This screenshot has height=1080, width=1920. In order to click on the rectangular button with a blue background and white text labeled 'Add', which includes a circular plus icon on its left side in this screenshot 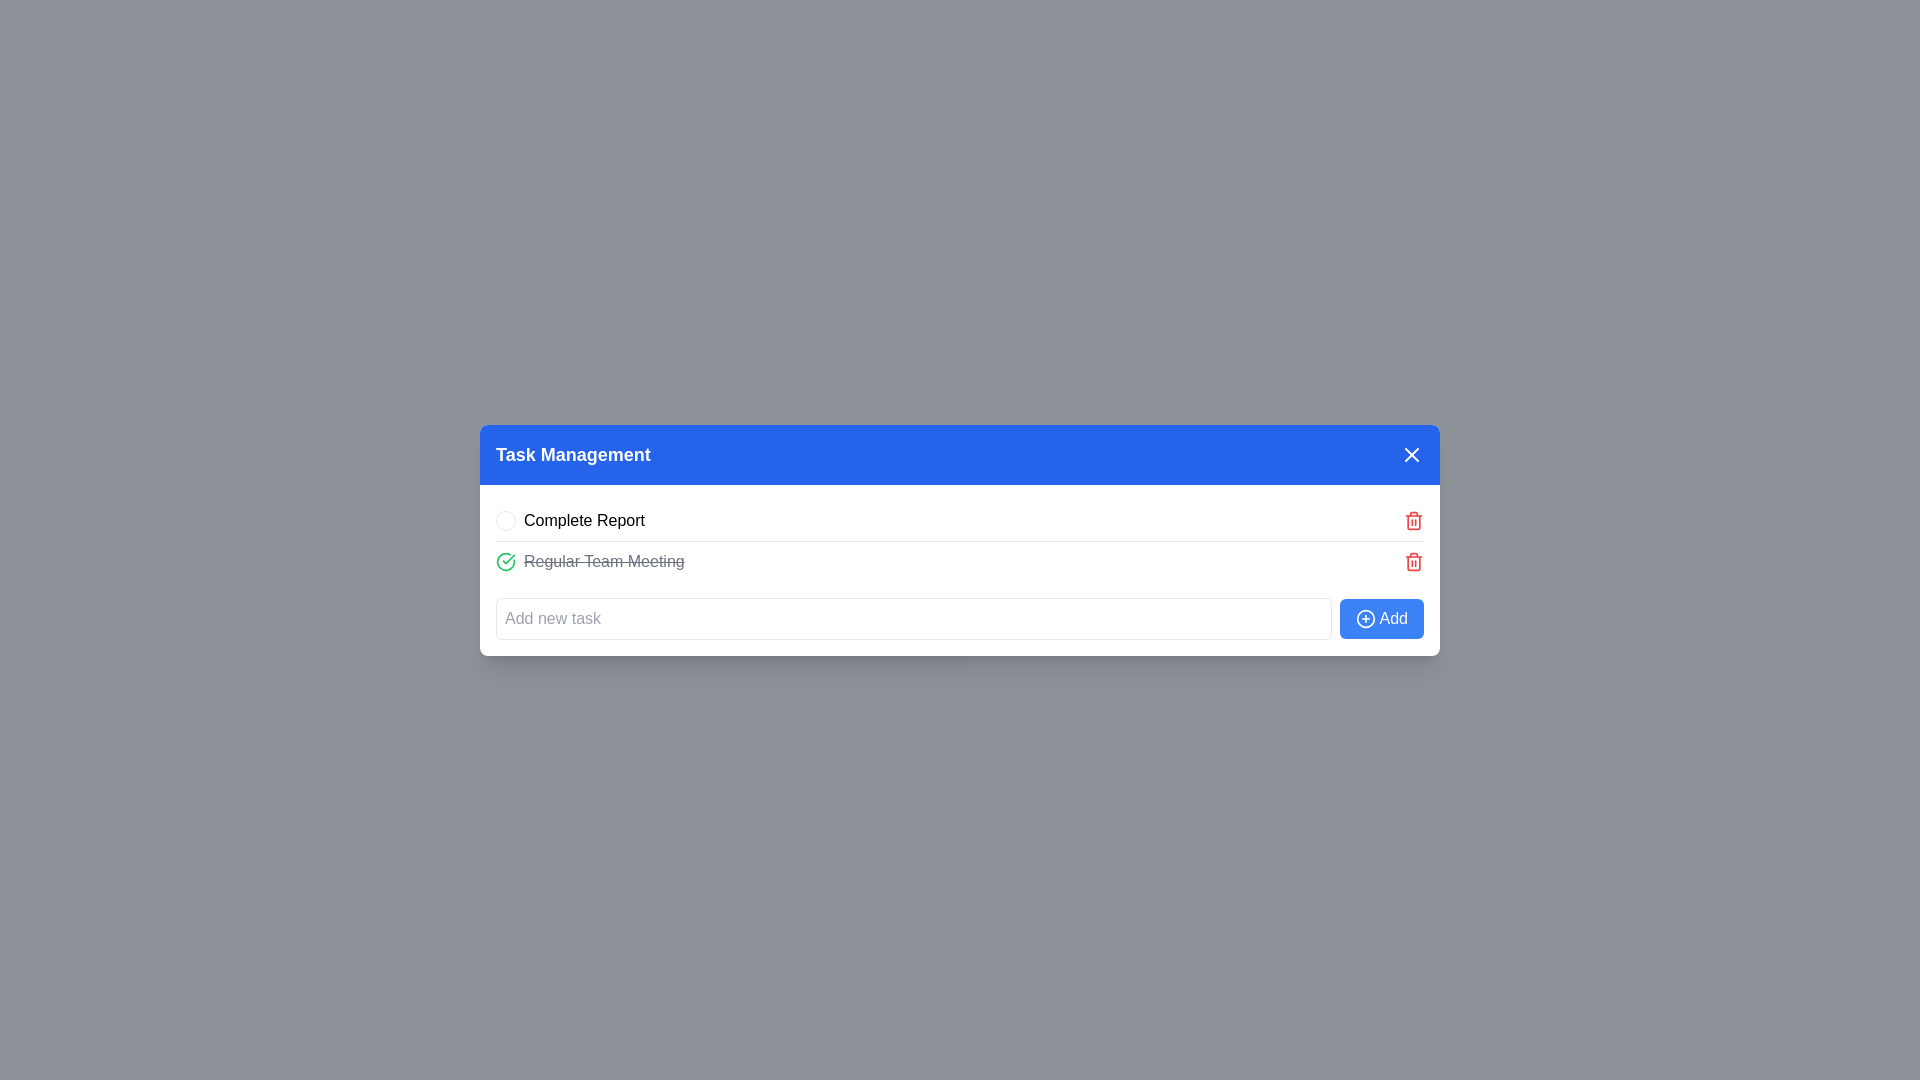, I will do `click(1380, 617)`.